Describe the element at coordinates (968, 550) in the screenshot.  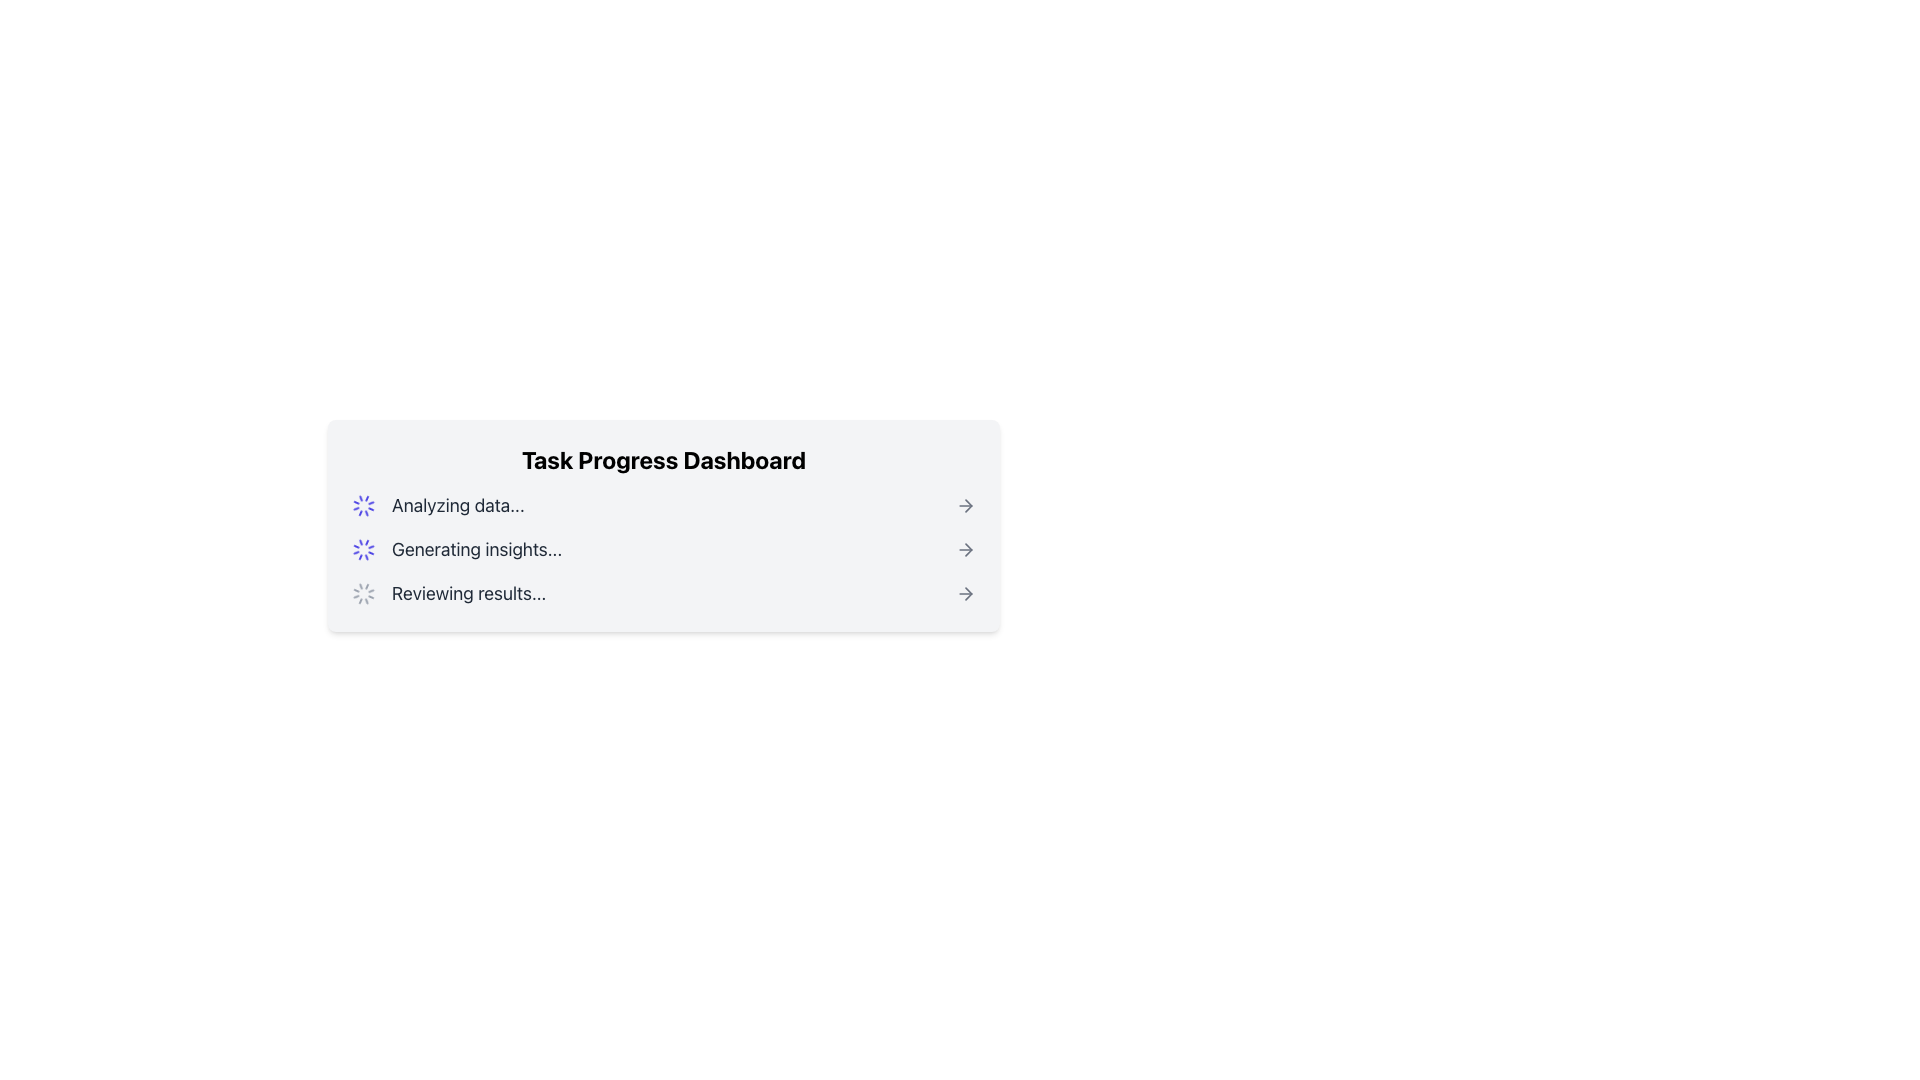
I see `the right-pointing arrow icon that indicates navigation or progression, located to the right of the 'Reviewing results...' text` at that location.